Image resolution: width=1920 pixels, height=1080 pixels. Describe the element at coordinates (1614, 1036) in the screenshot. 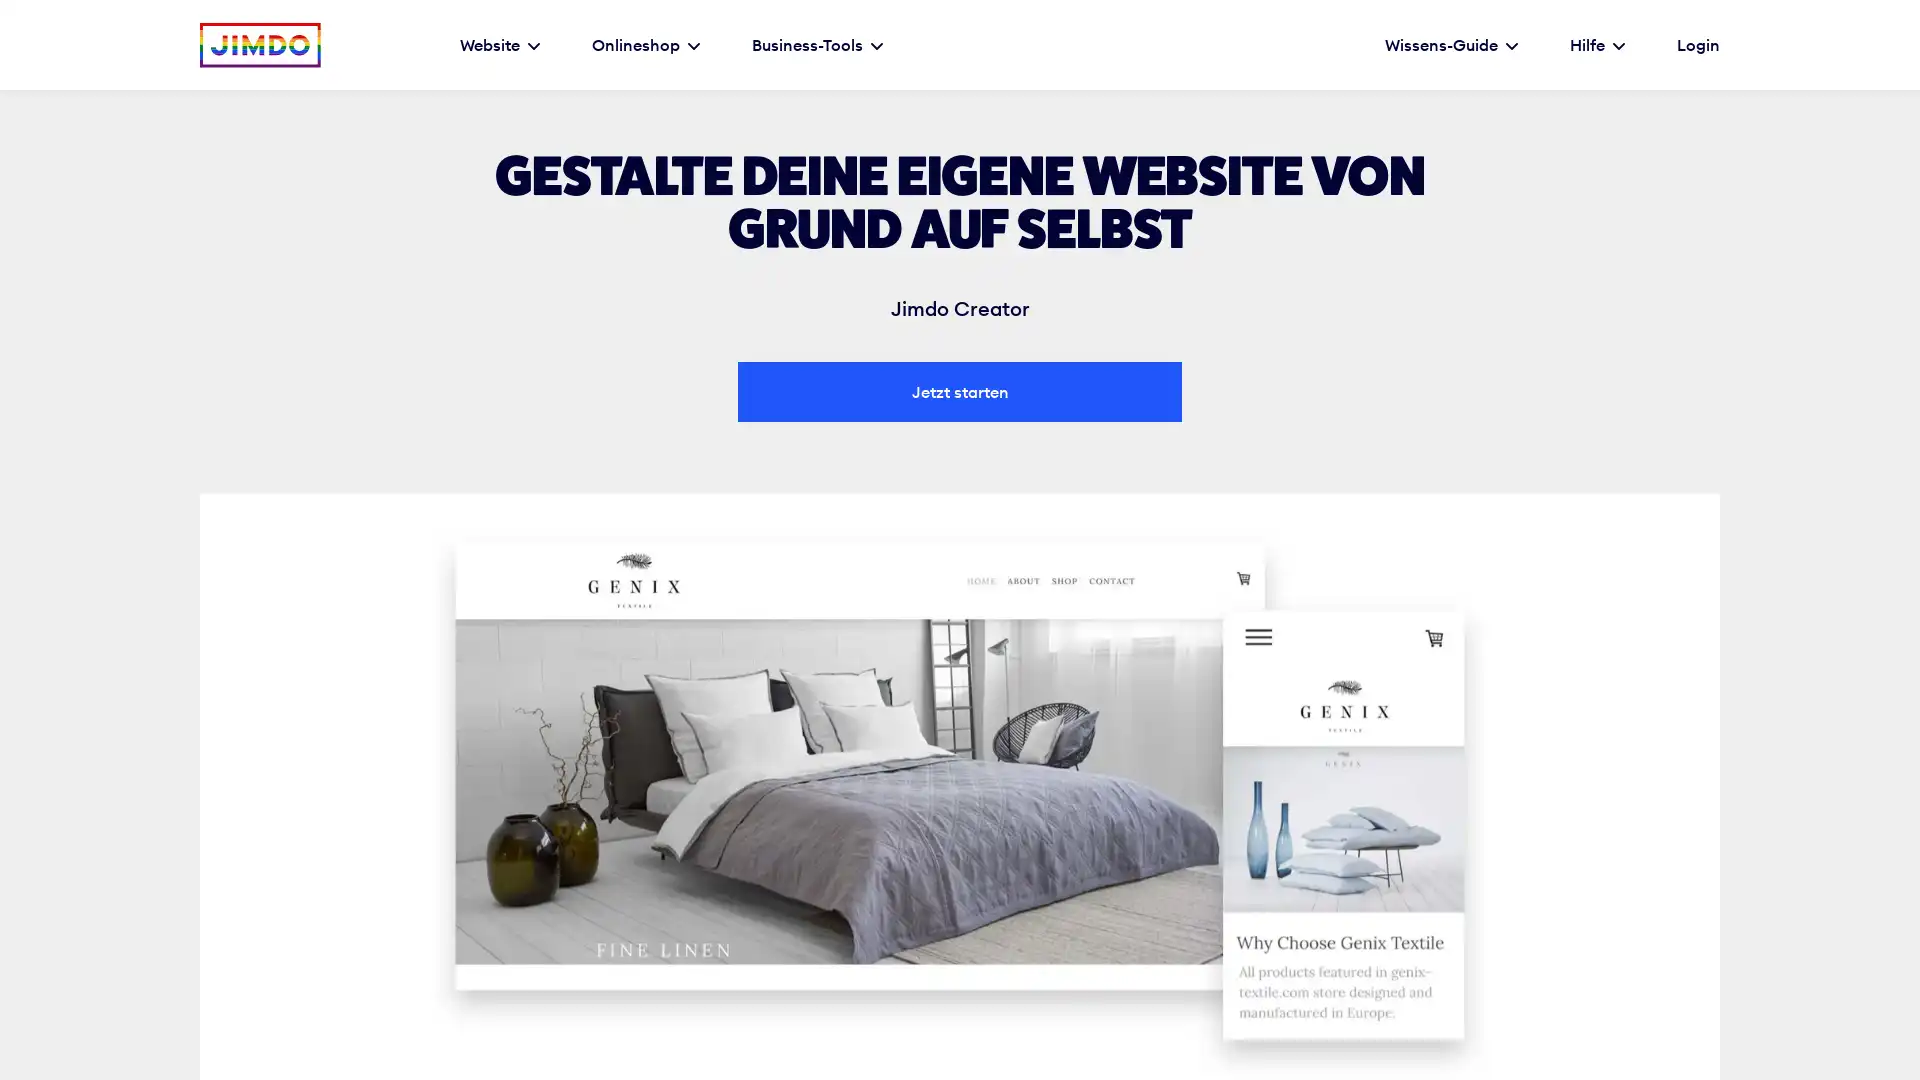

I see `Alles akzeptieren` at that location.